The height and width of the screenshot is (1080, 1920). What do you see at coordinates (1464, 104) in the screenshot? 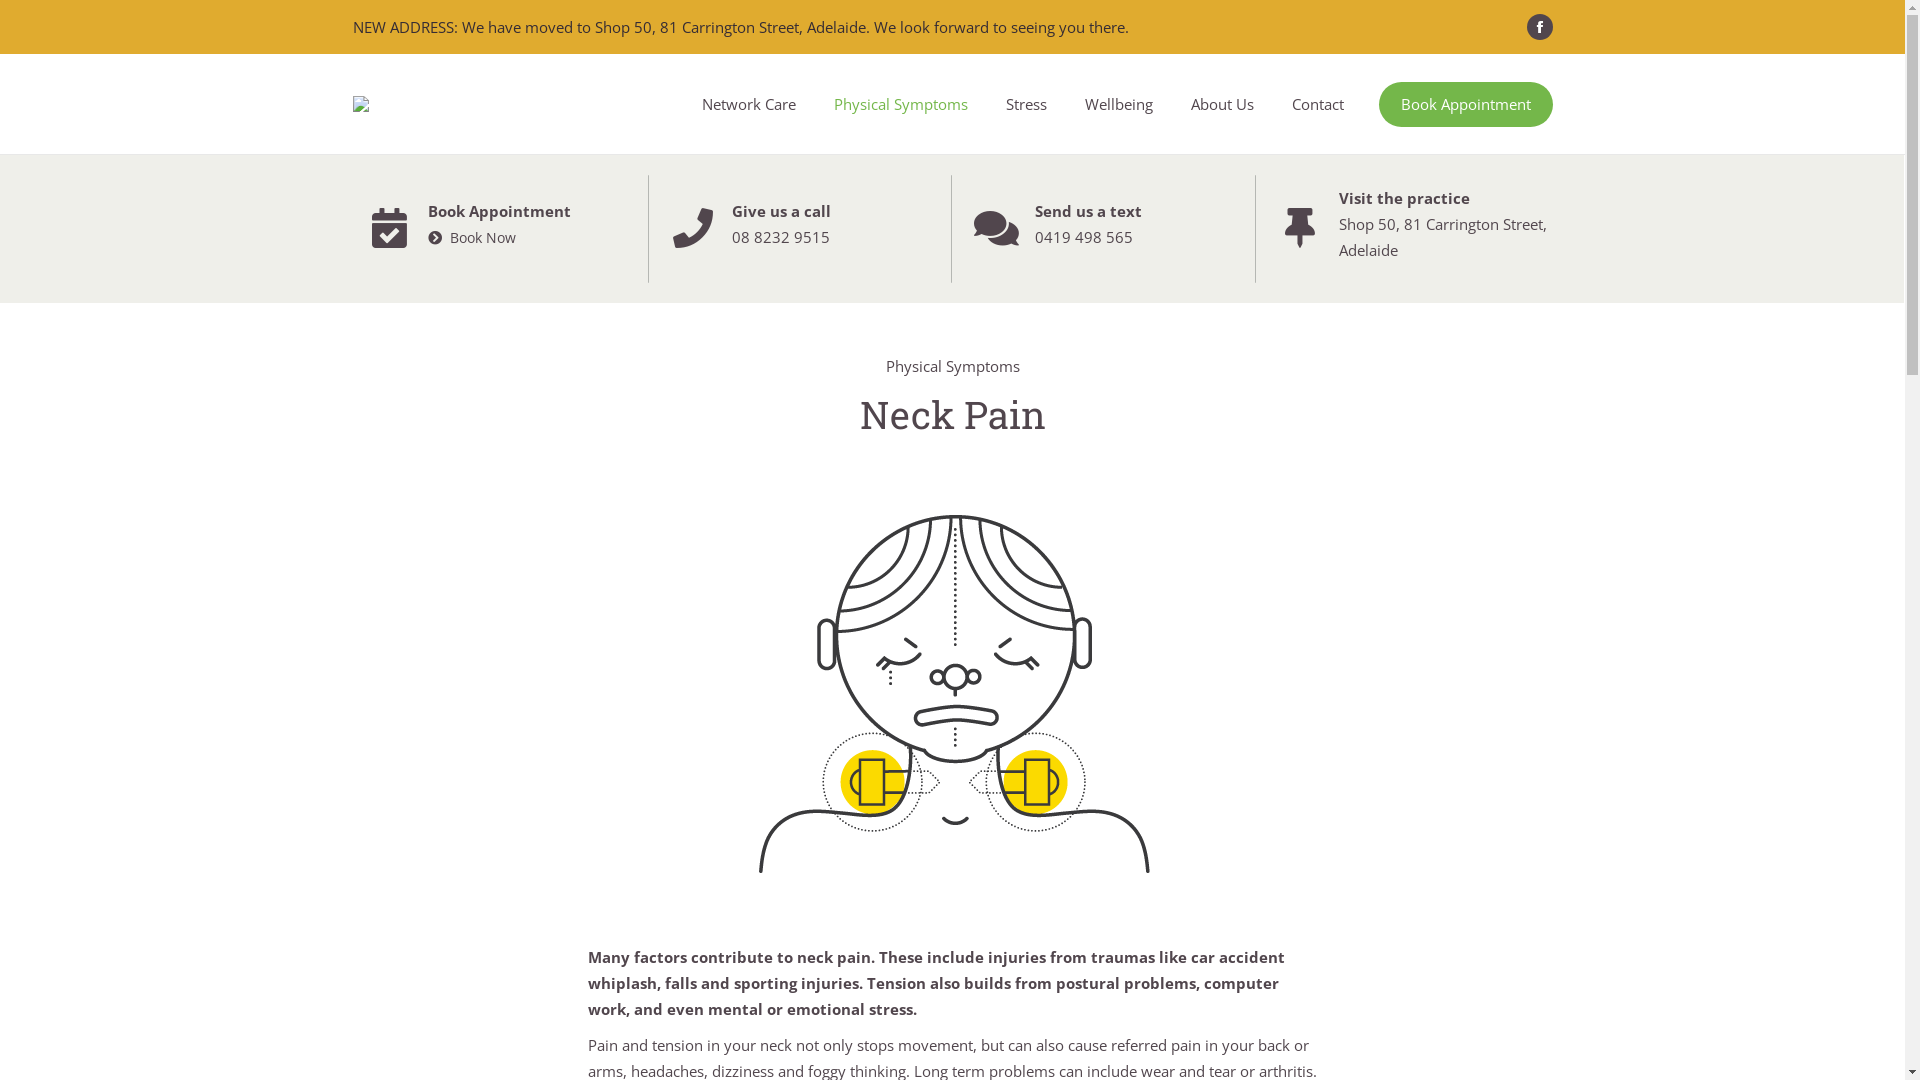
I see `'Book Appointment'` at bounding box center [1464, 104].